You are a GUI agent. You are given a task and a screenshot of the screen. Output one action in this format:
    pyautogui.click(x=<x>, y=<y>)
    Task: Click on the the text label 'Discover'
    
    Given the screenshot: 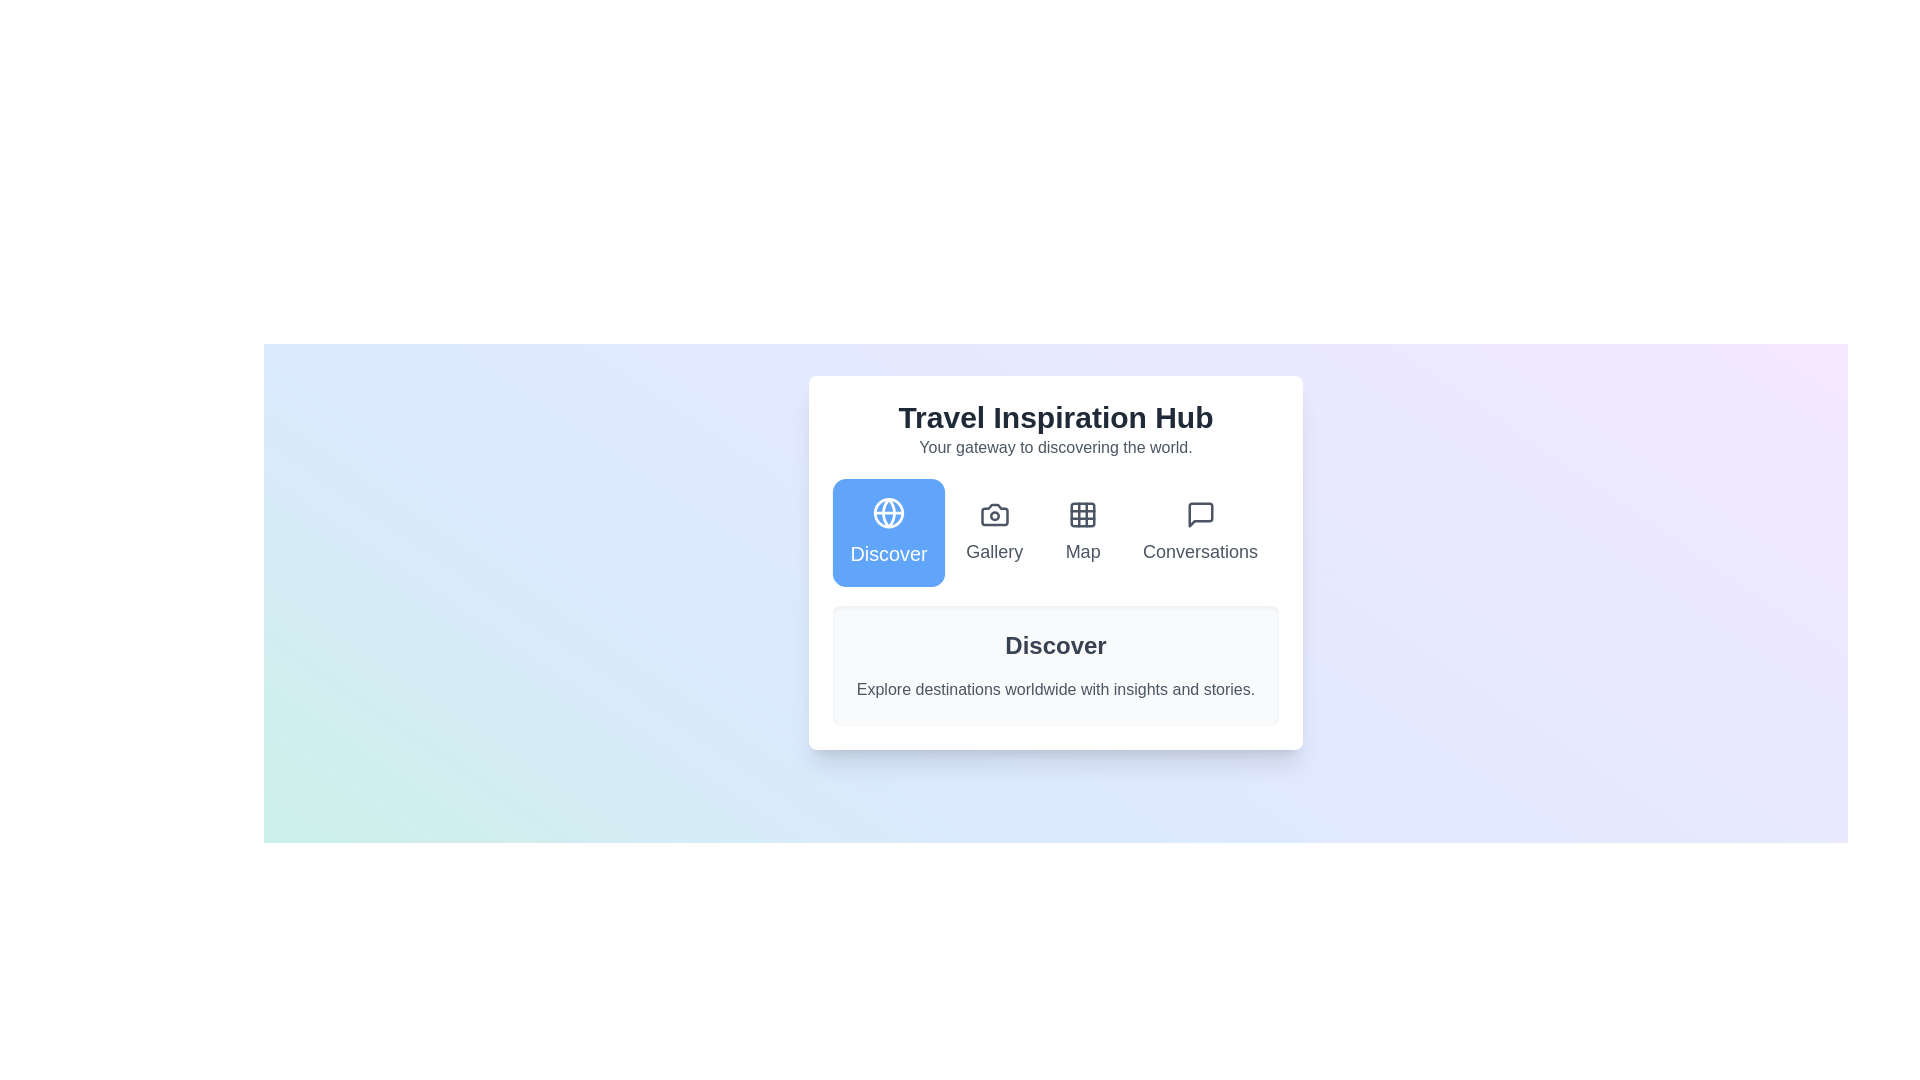 What is the action you would take?
    pyautogui.click(x=887, y=553)
    